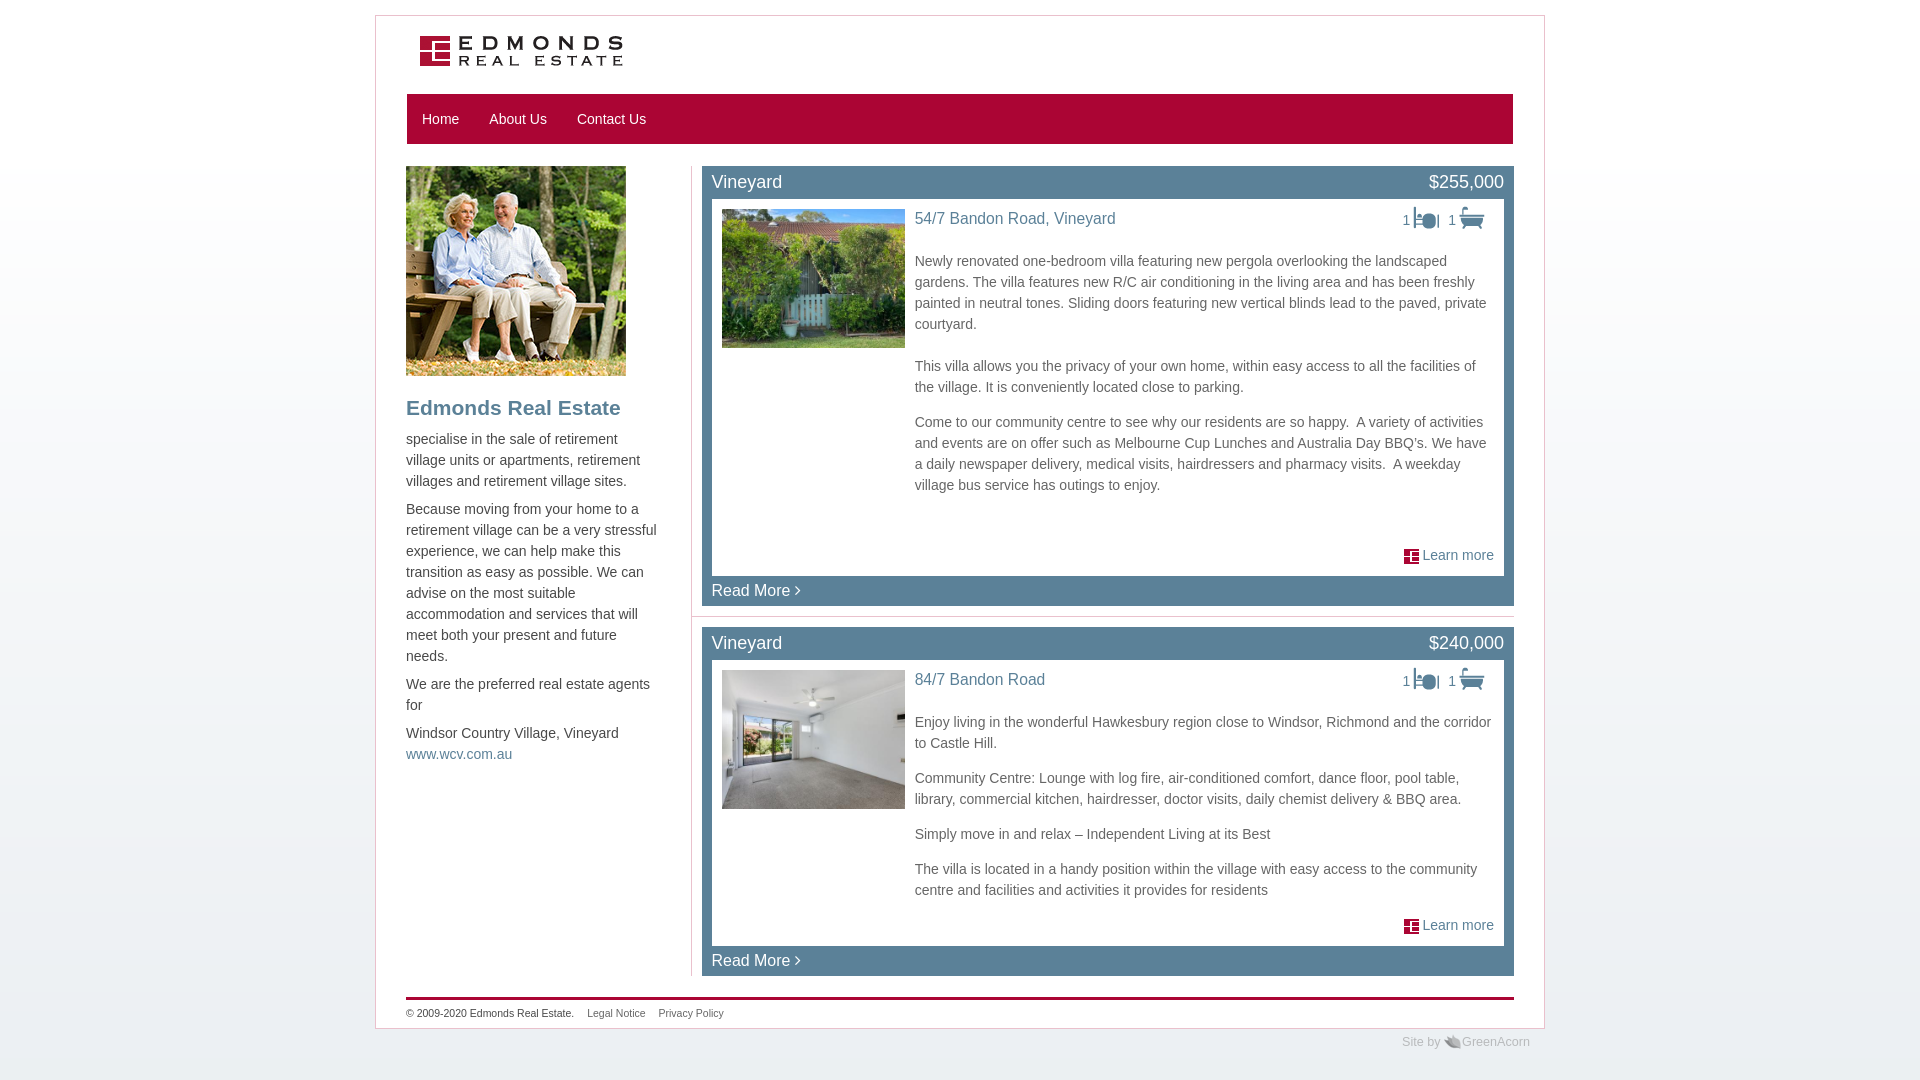 This screenshot has height=1080, width=1920. What do you see at coordinates (1452, 1040) in the screenshot?
I see `'GreenAcorn'` at bounding box center [1452, 1040].